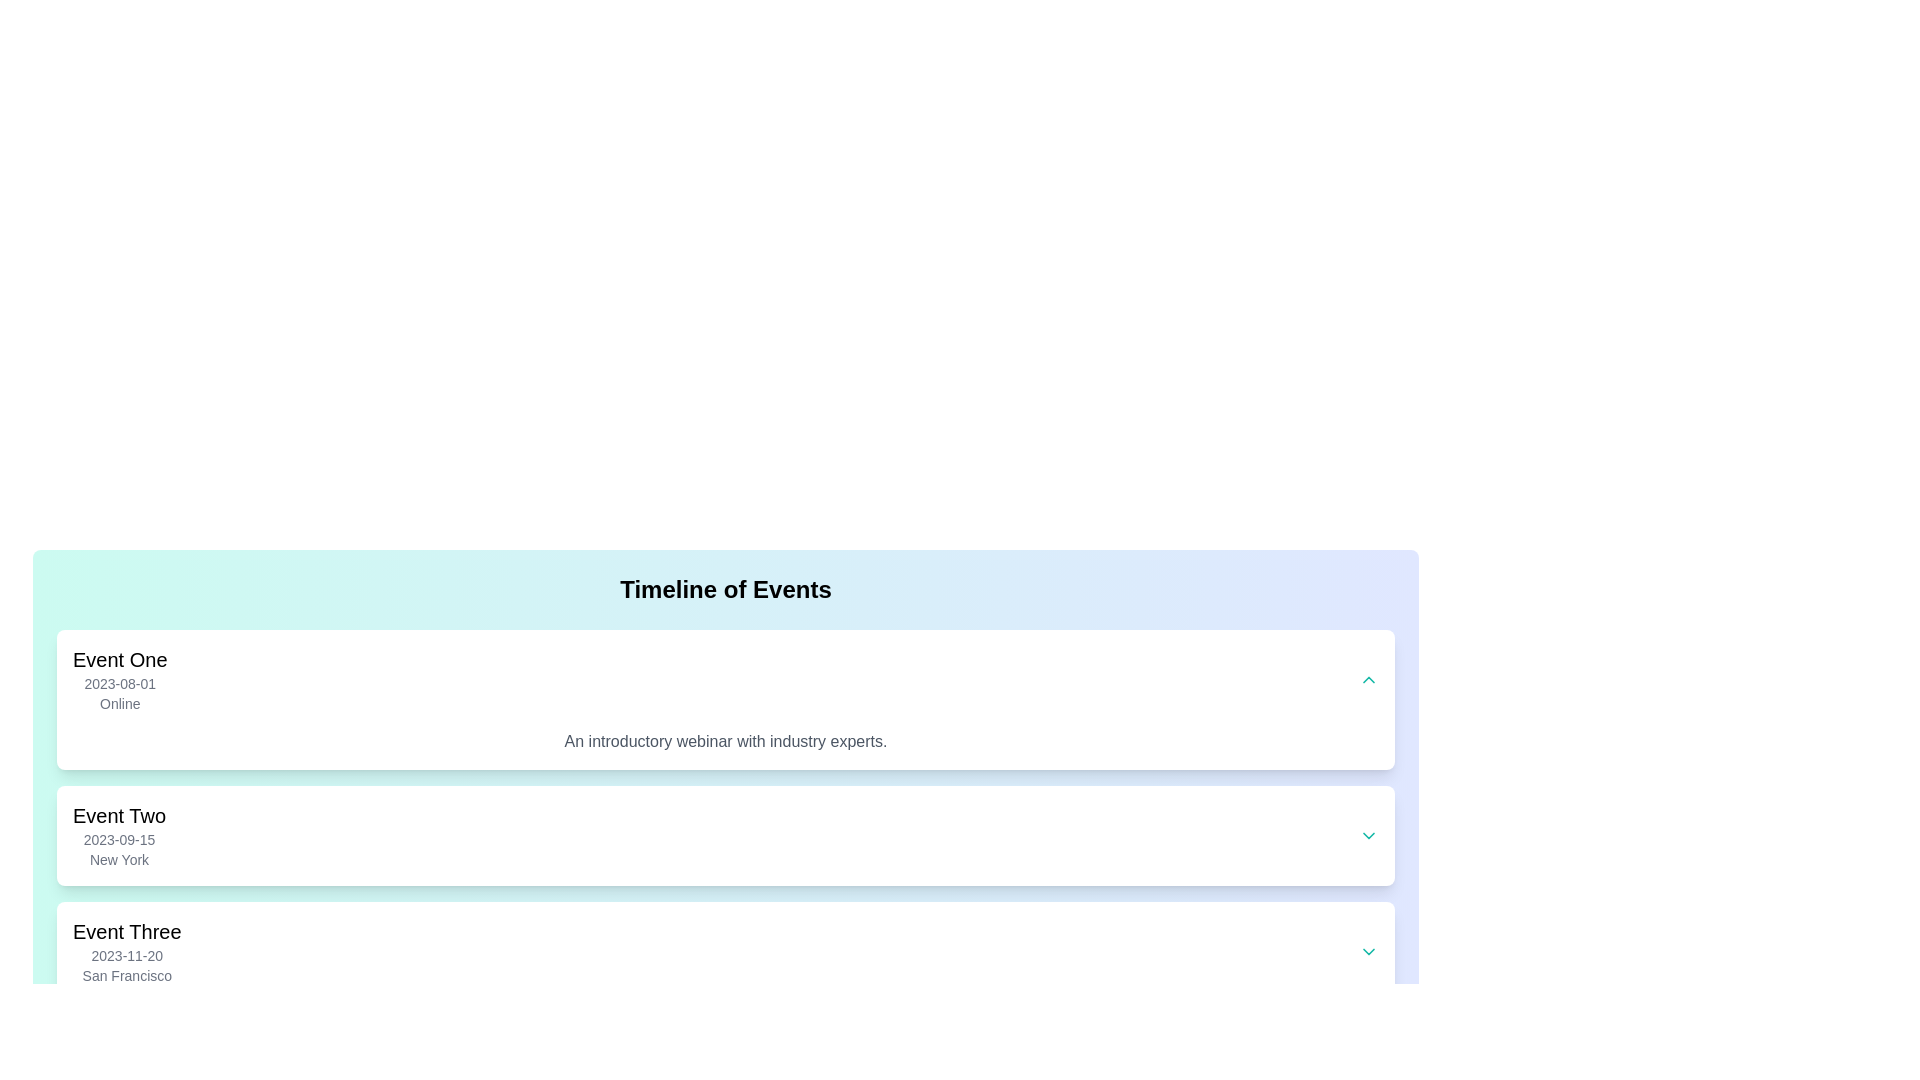 The width and height of the screenshot is (1920, 1080). What do you see at coordinates (118, 840) in the screenshot?
I see `the static text label displaying the date associated with 'Event Two', which is positioned below the title 'Event Two' and above the location 'New York'` at bounding box center [118, 840].